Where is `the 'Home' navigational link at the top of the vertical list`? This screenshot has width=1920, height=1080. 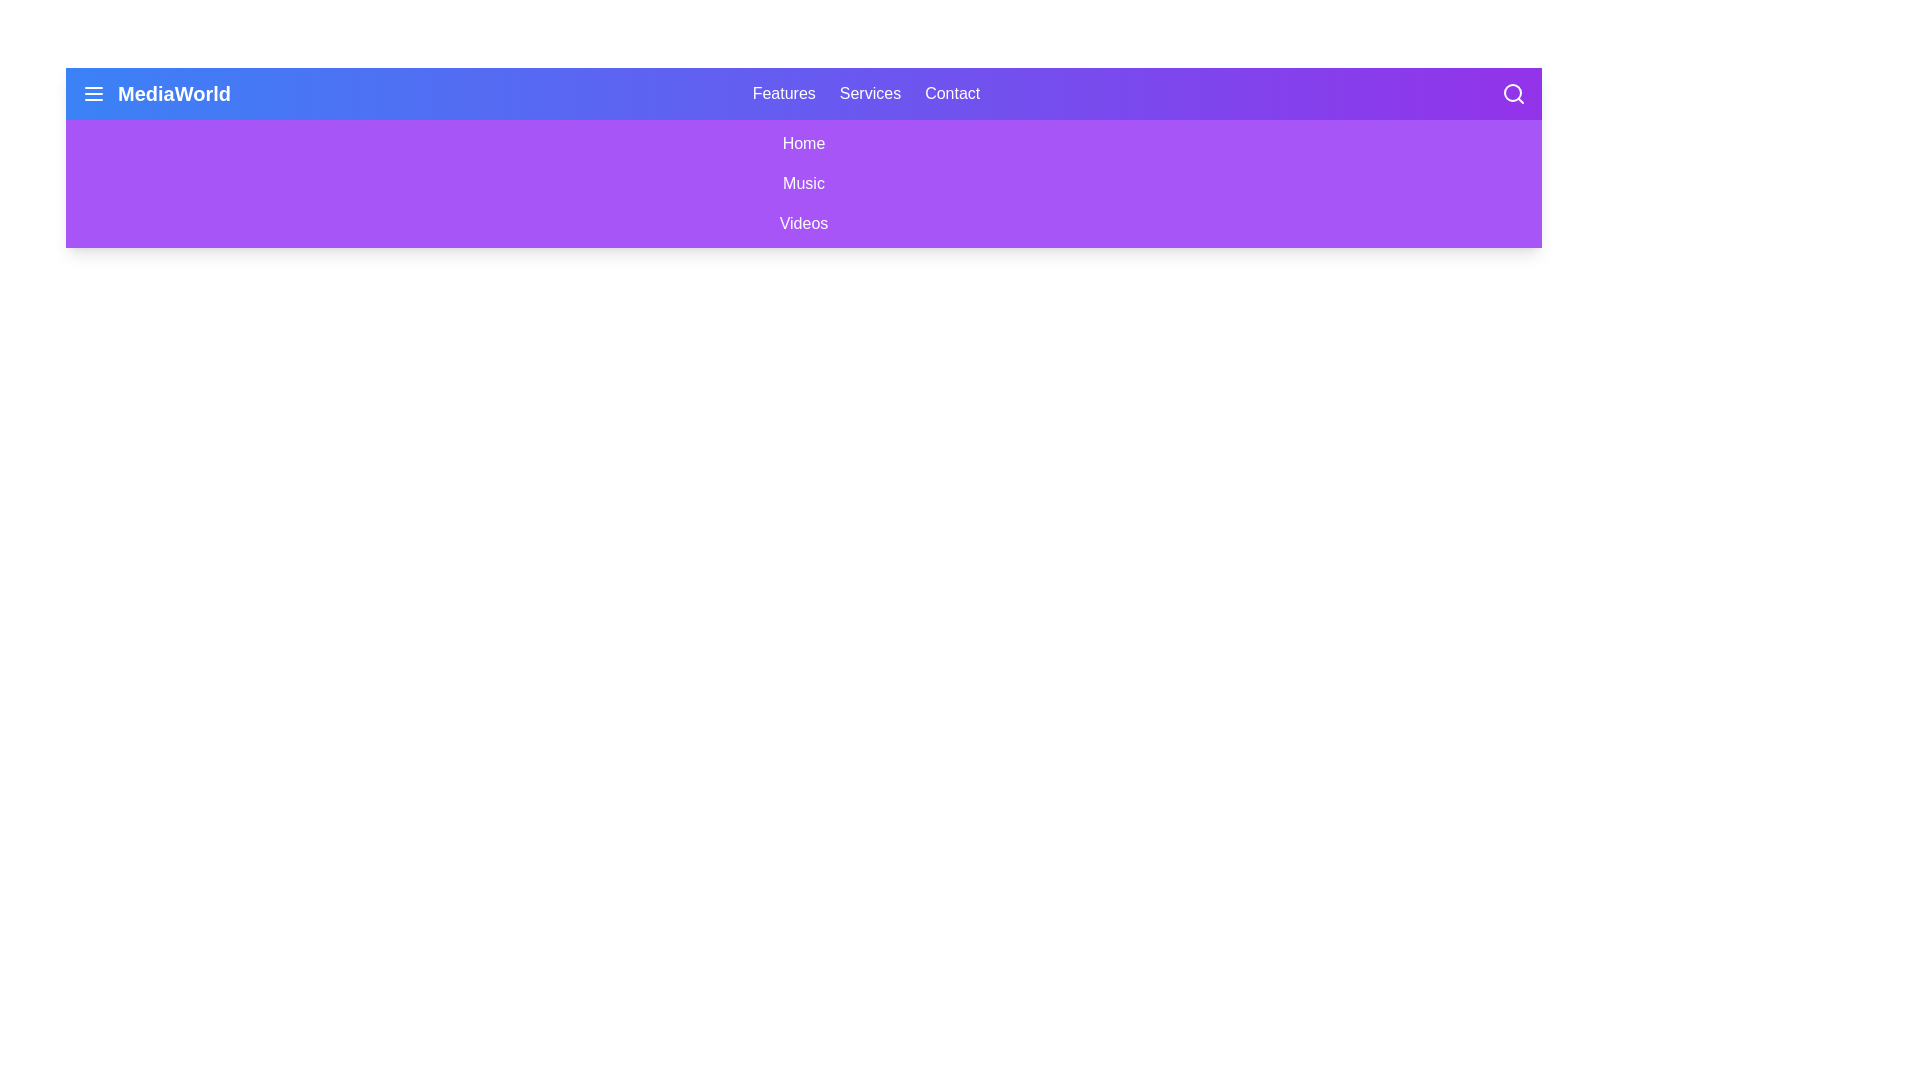
the 'Home' navigational link at the top of the vertical list is located at coordinates (804, 142).